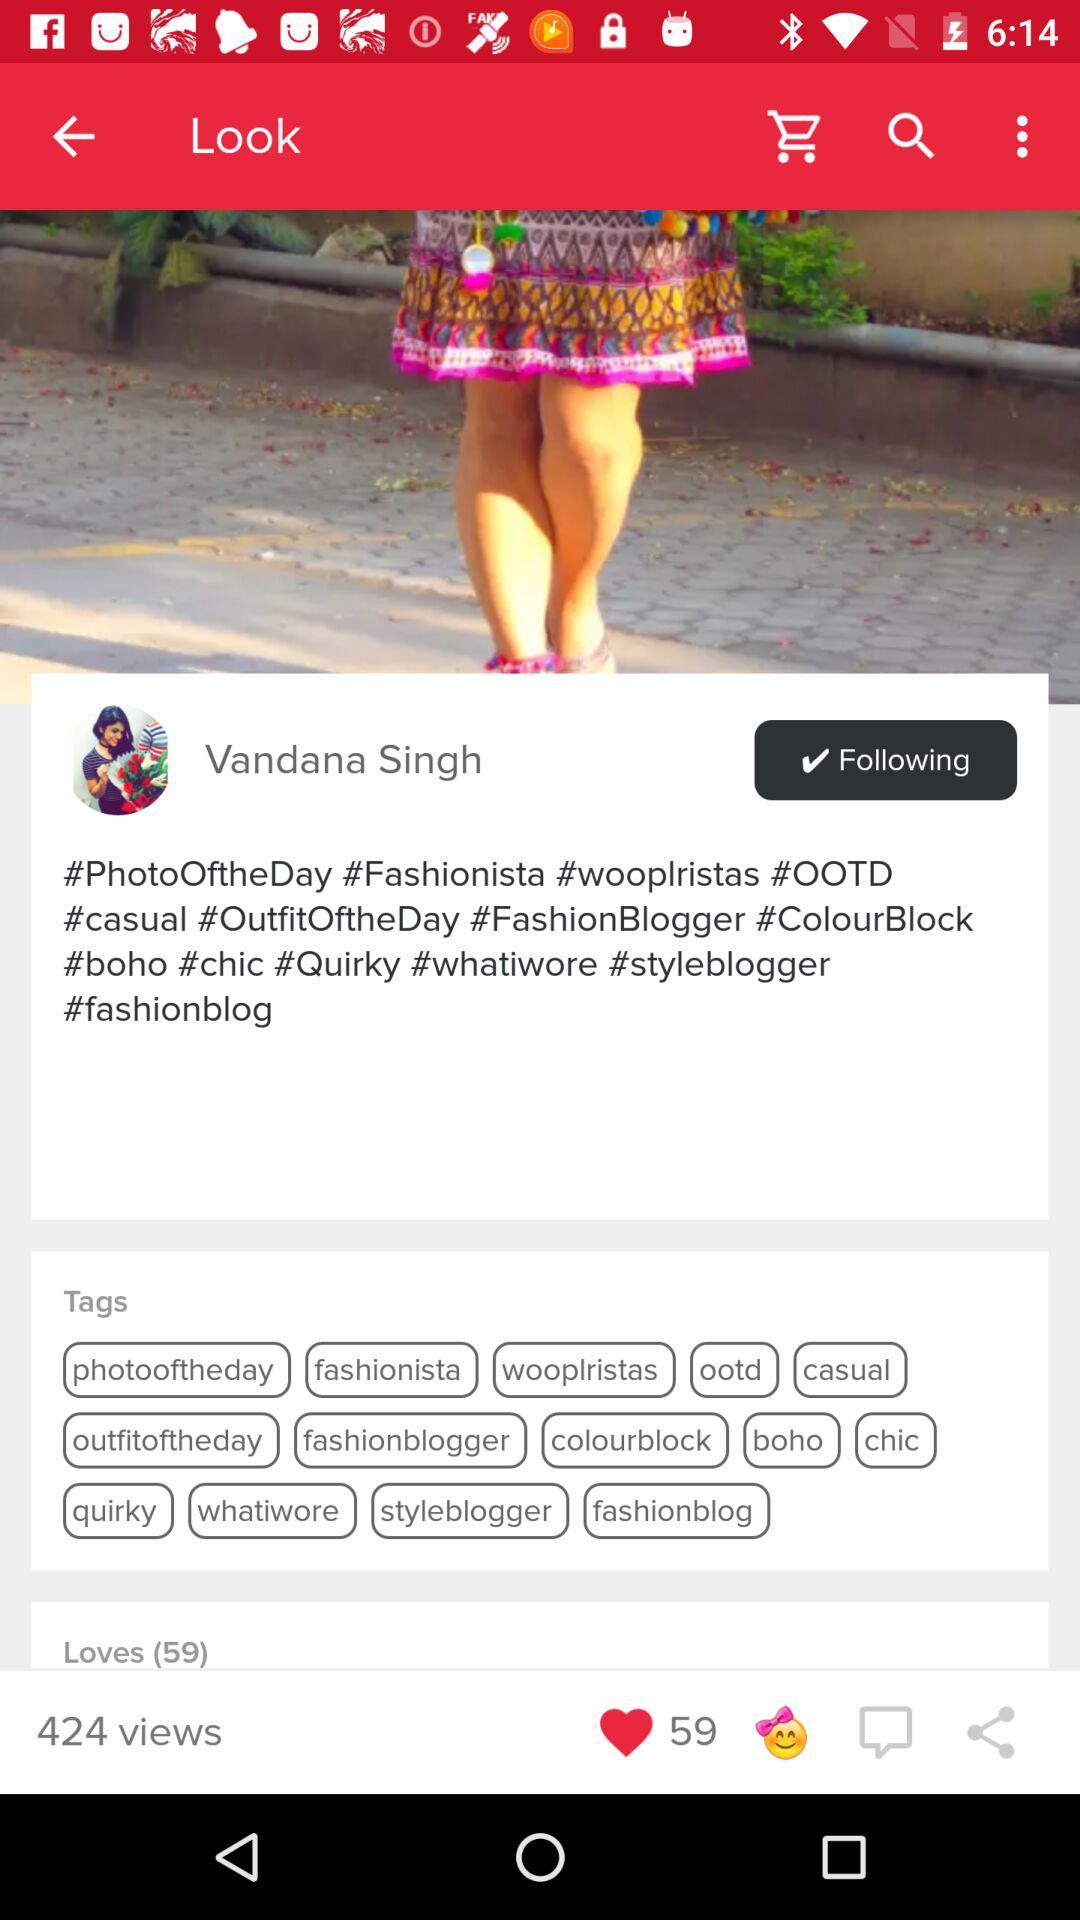  Describe the element at coordinates (118, 759) in the screenshot. I see `the item above photooftheday fashionista wooplristas icon` at that location.